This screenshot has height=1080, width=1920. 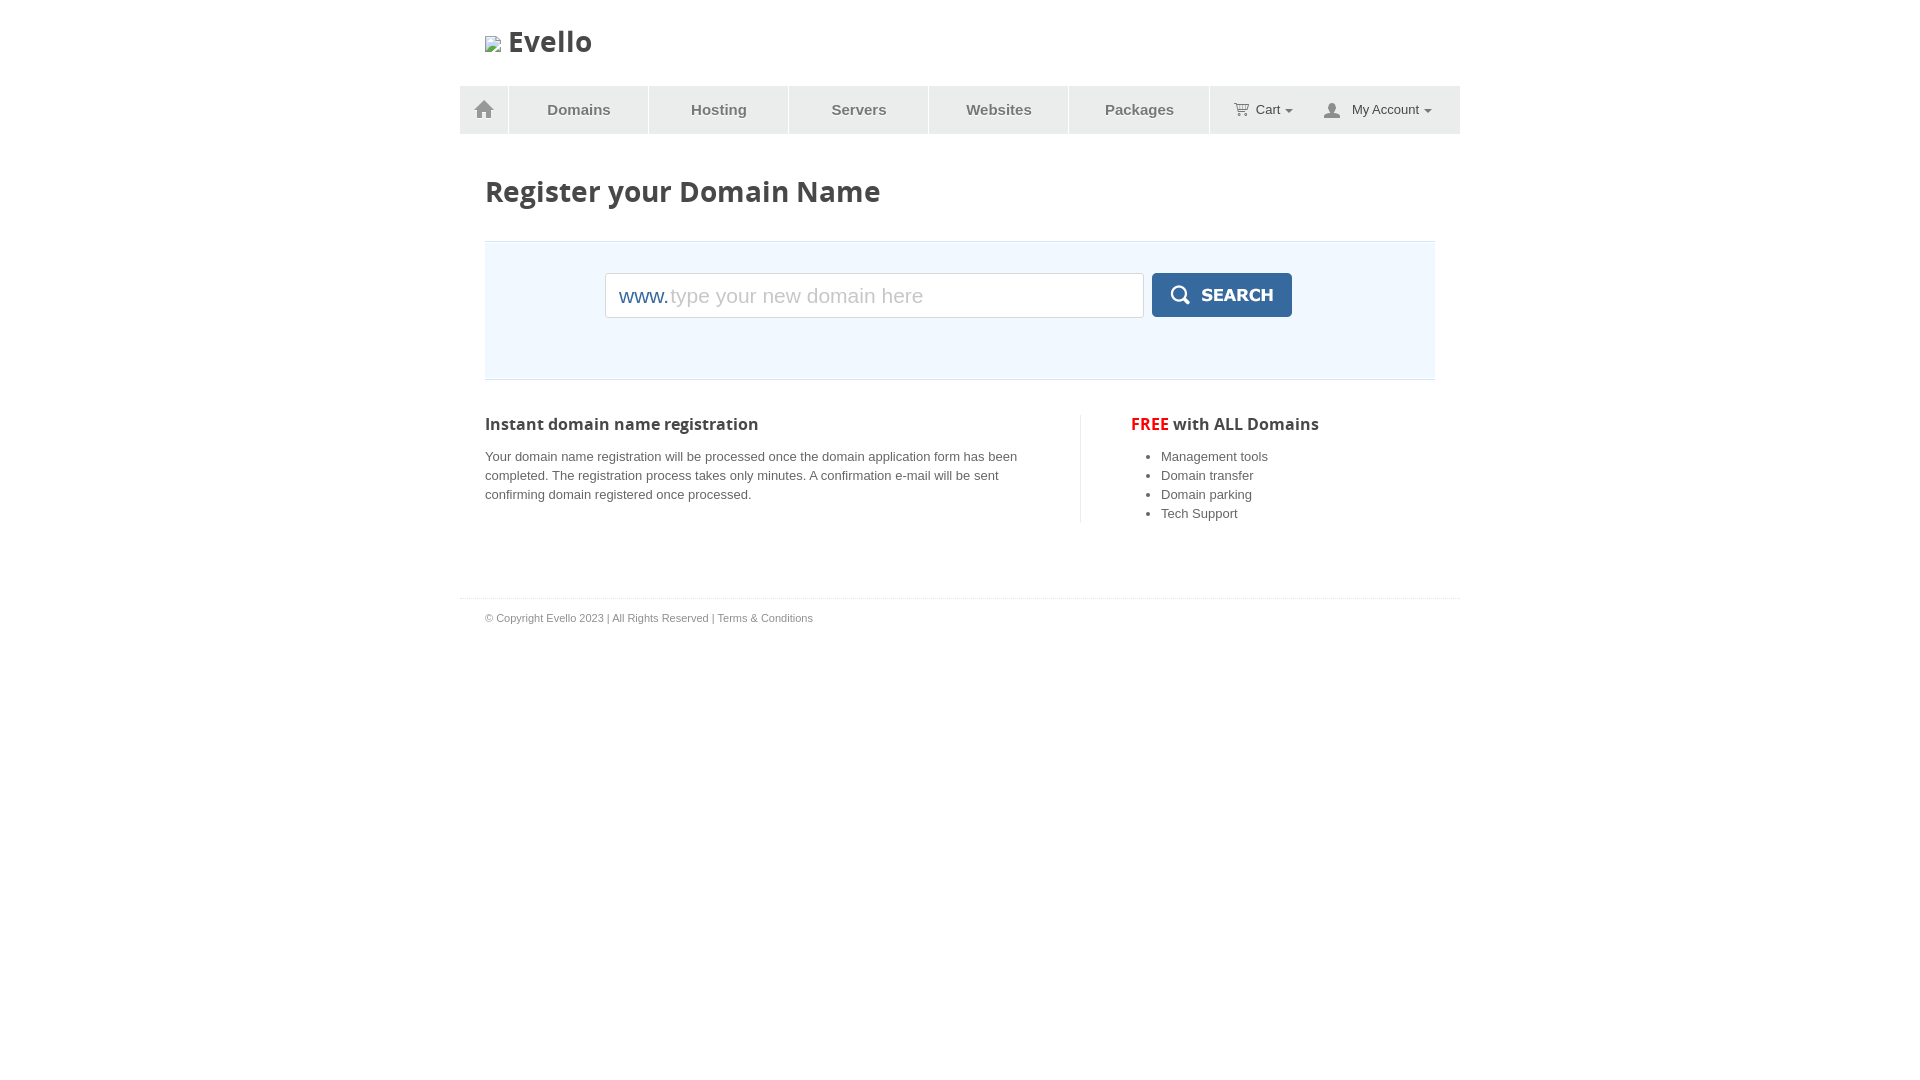 What do you see at coordinates (764, 616) in the screenshot?
I see `'Terms & Conditions'` at bounding box center [764, 616].